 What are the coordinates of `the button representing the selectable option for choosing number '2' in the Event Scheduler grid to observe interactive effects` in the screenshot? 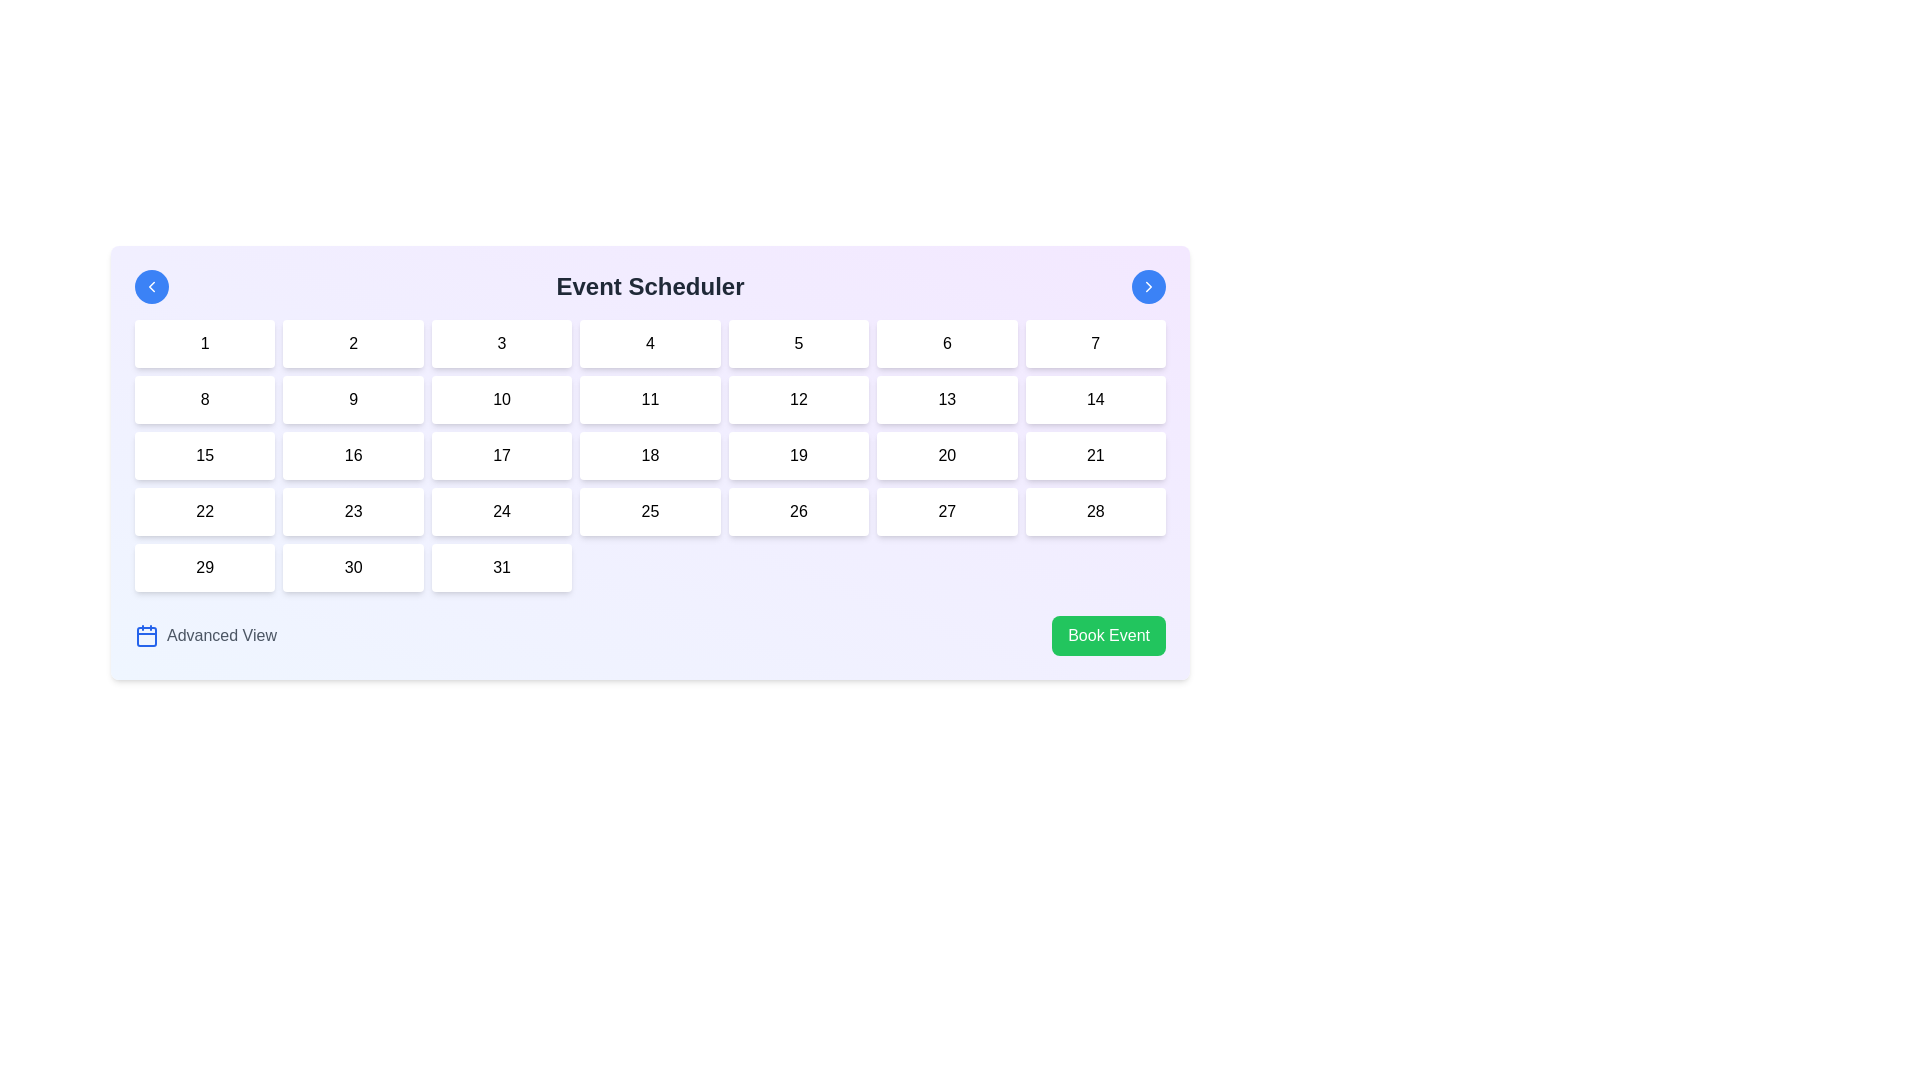 It's located at (353, 342).